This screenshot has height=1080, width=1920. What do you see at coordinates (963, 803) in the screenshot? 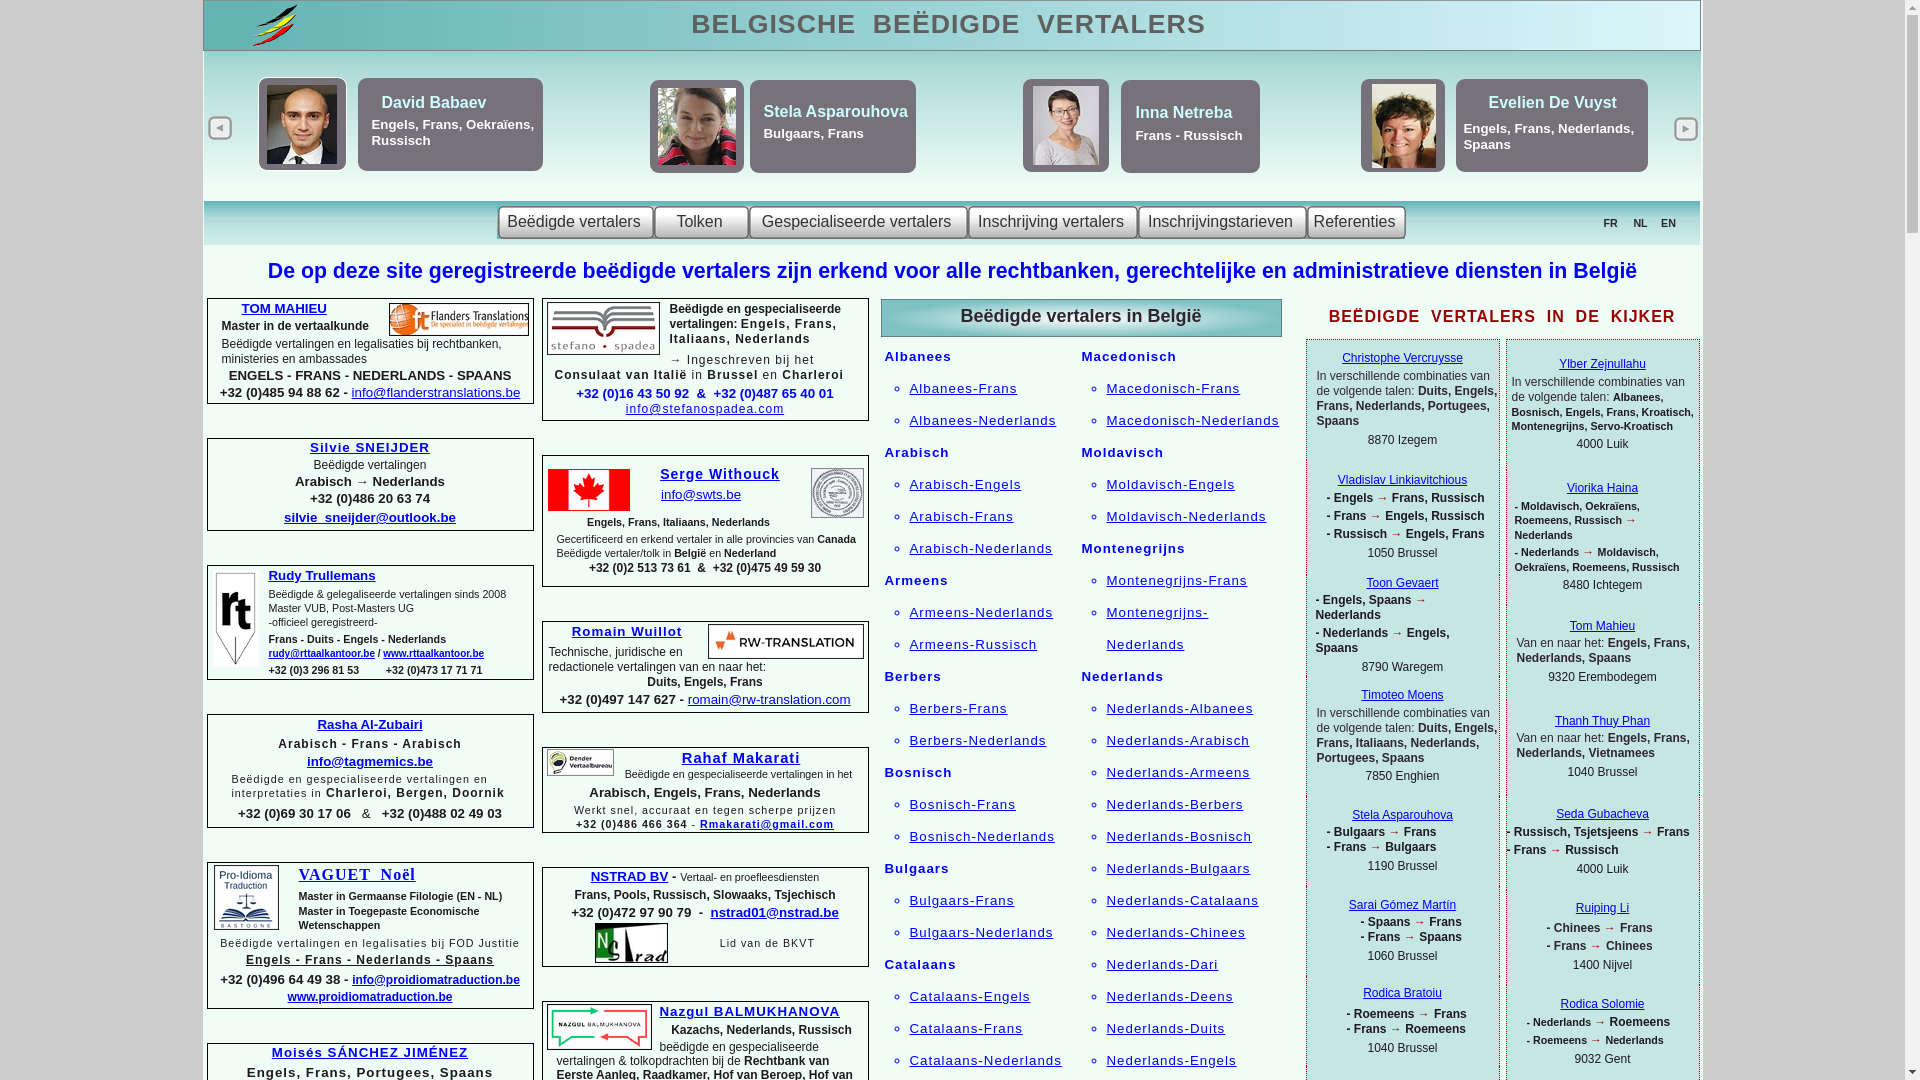
I see `'Bosnisch-Frans'` at bounding box center [963, 803].